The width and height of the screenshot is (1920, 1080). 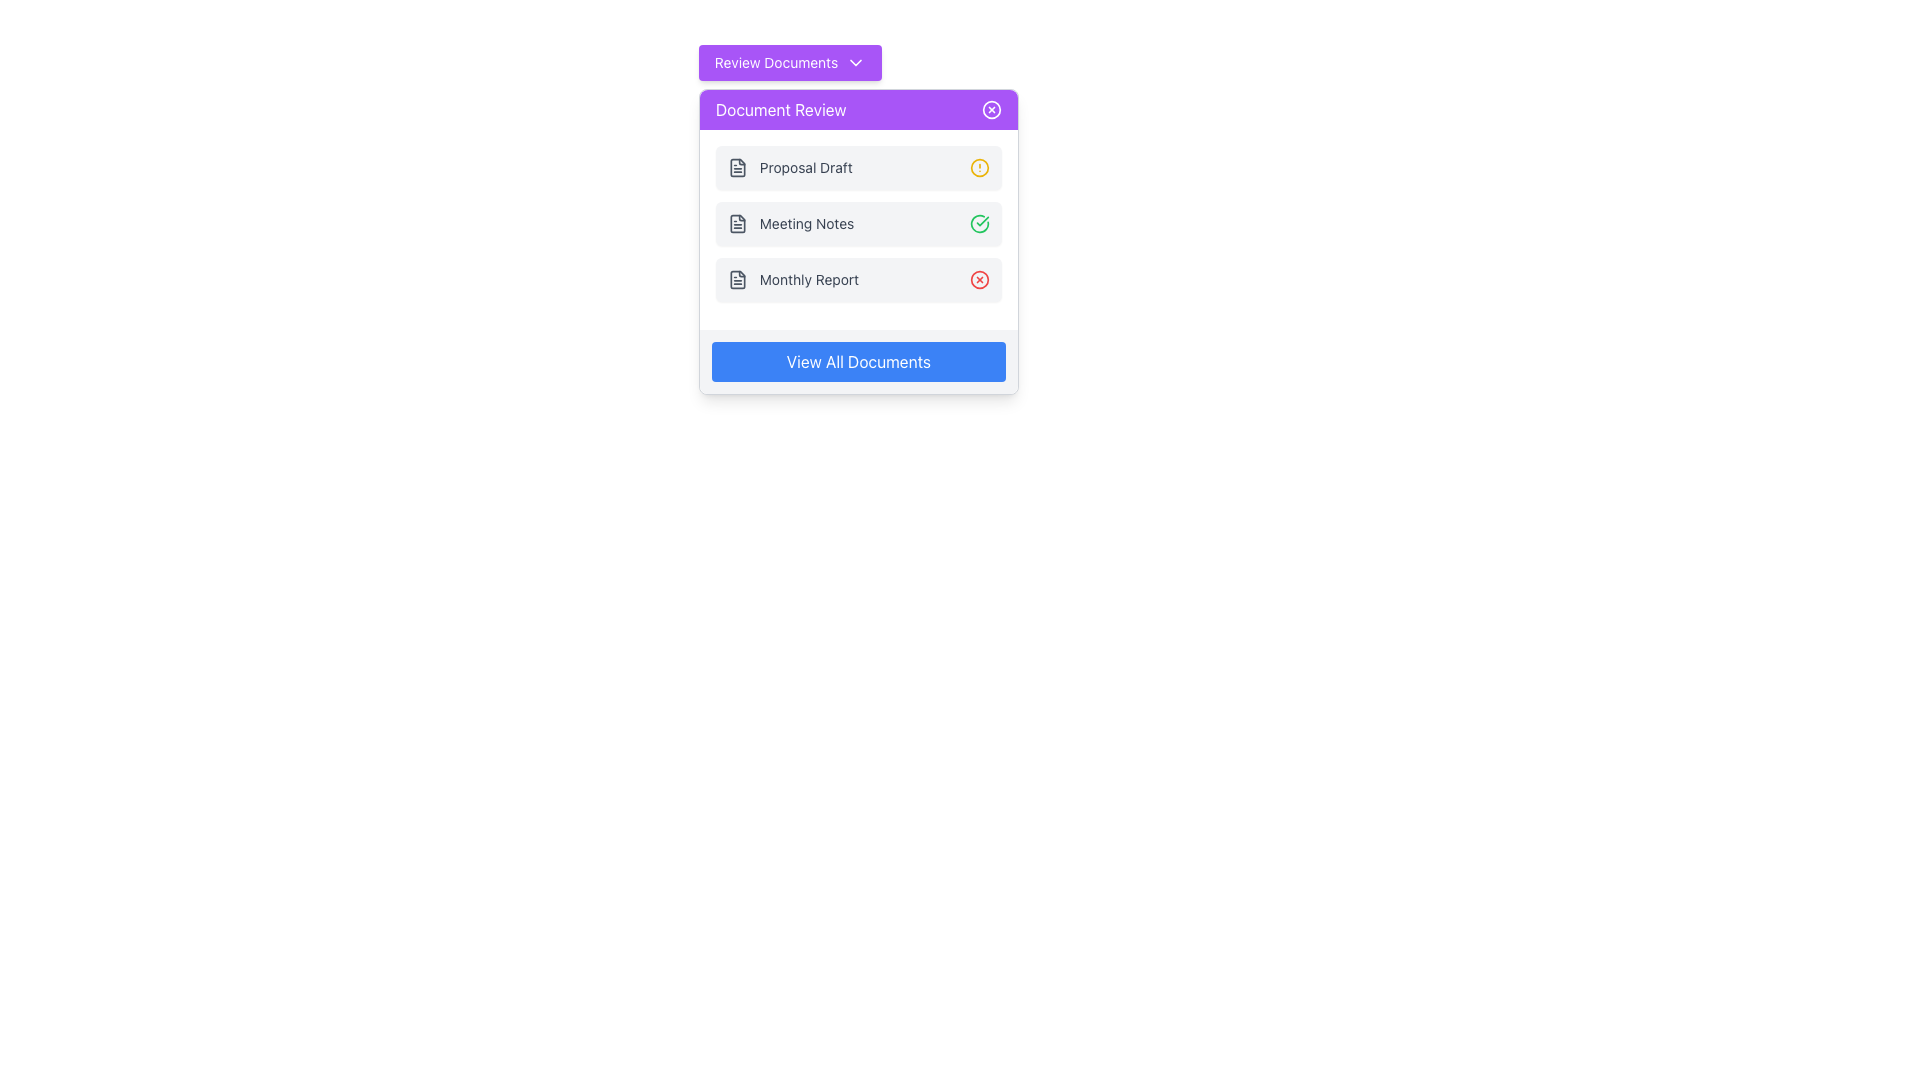 I want to click on the button that allows viewing all documents in the 'Document Review' section, located at the bottom of the panel, so click(x=858, y=362).